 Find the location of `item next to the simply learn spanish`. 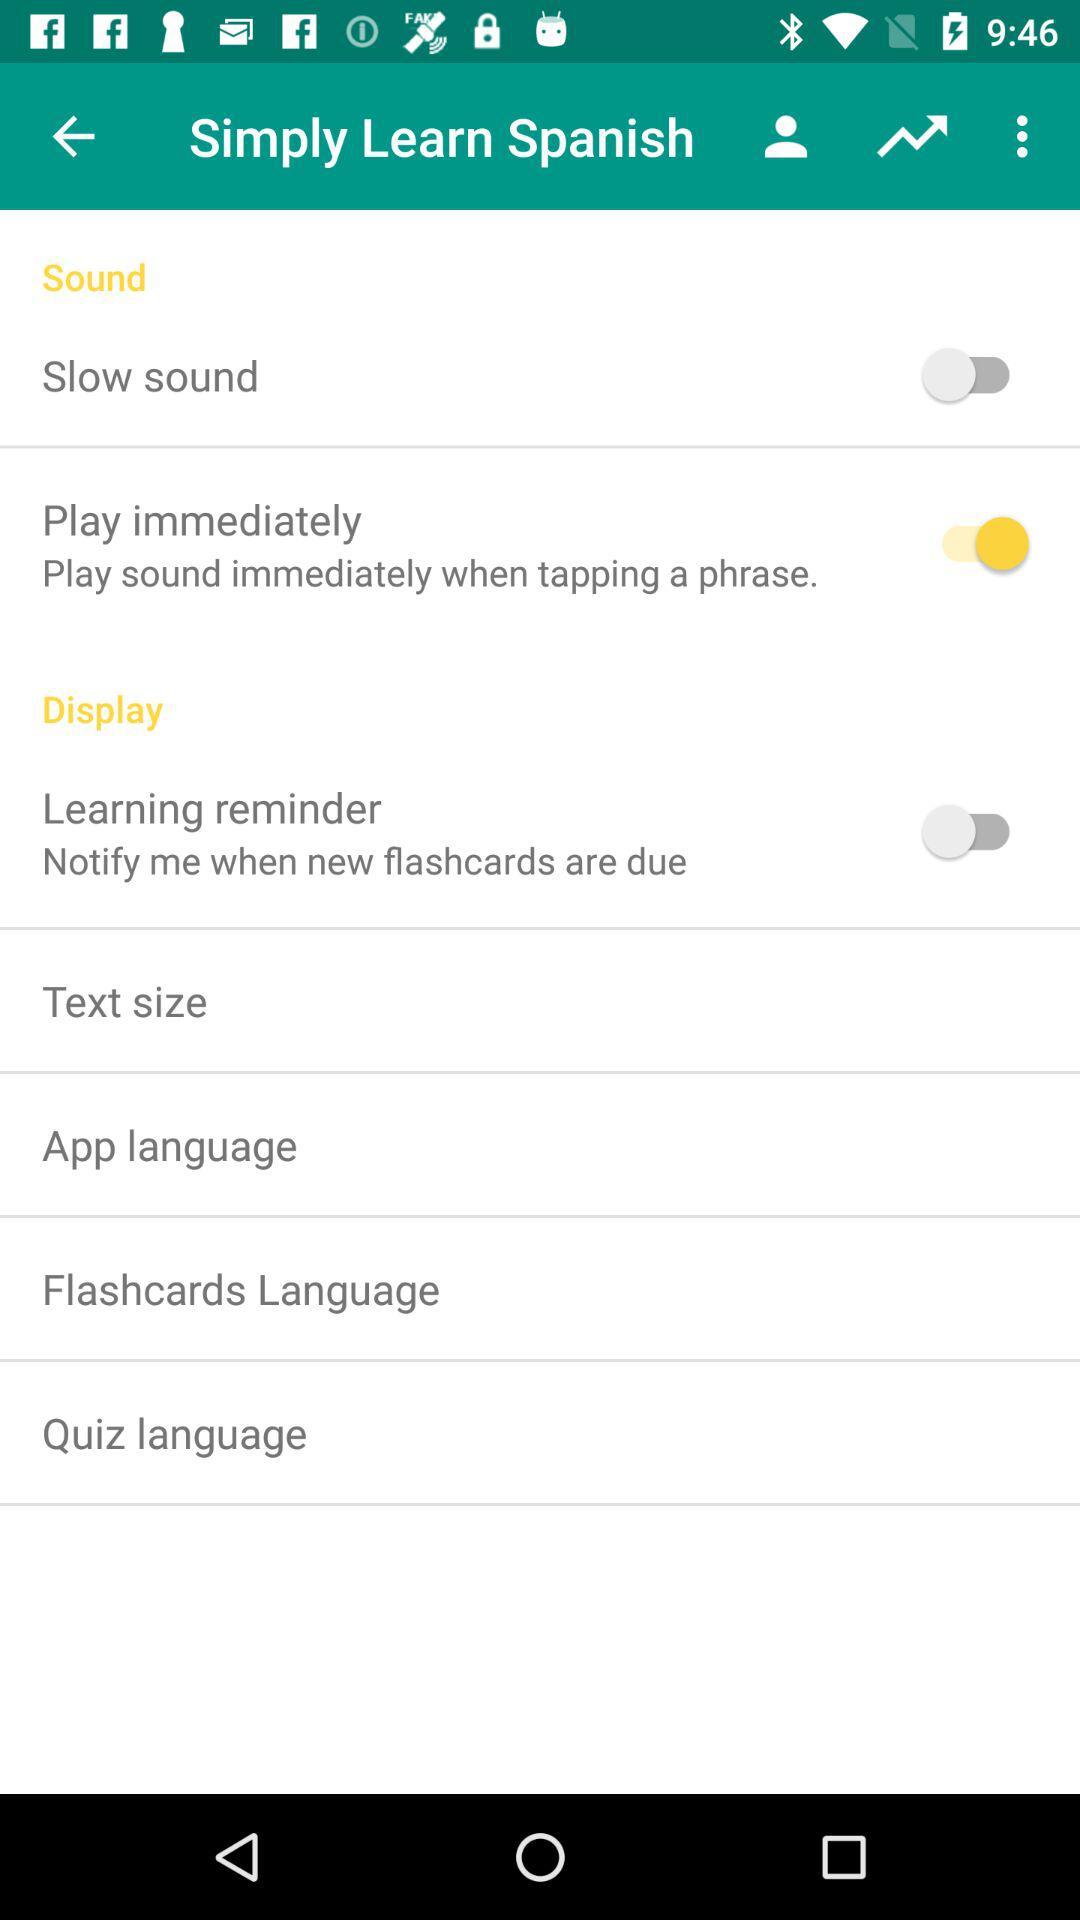

item next to the simply learn spanish is located at coordinates (785, 135).